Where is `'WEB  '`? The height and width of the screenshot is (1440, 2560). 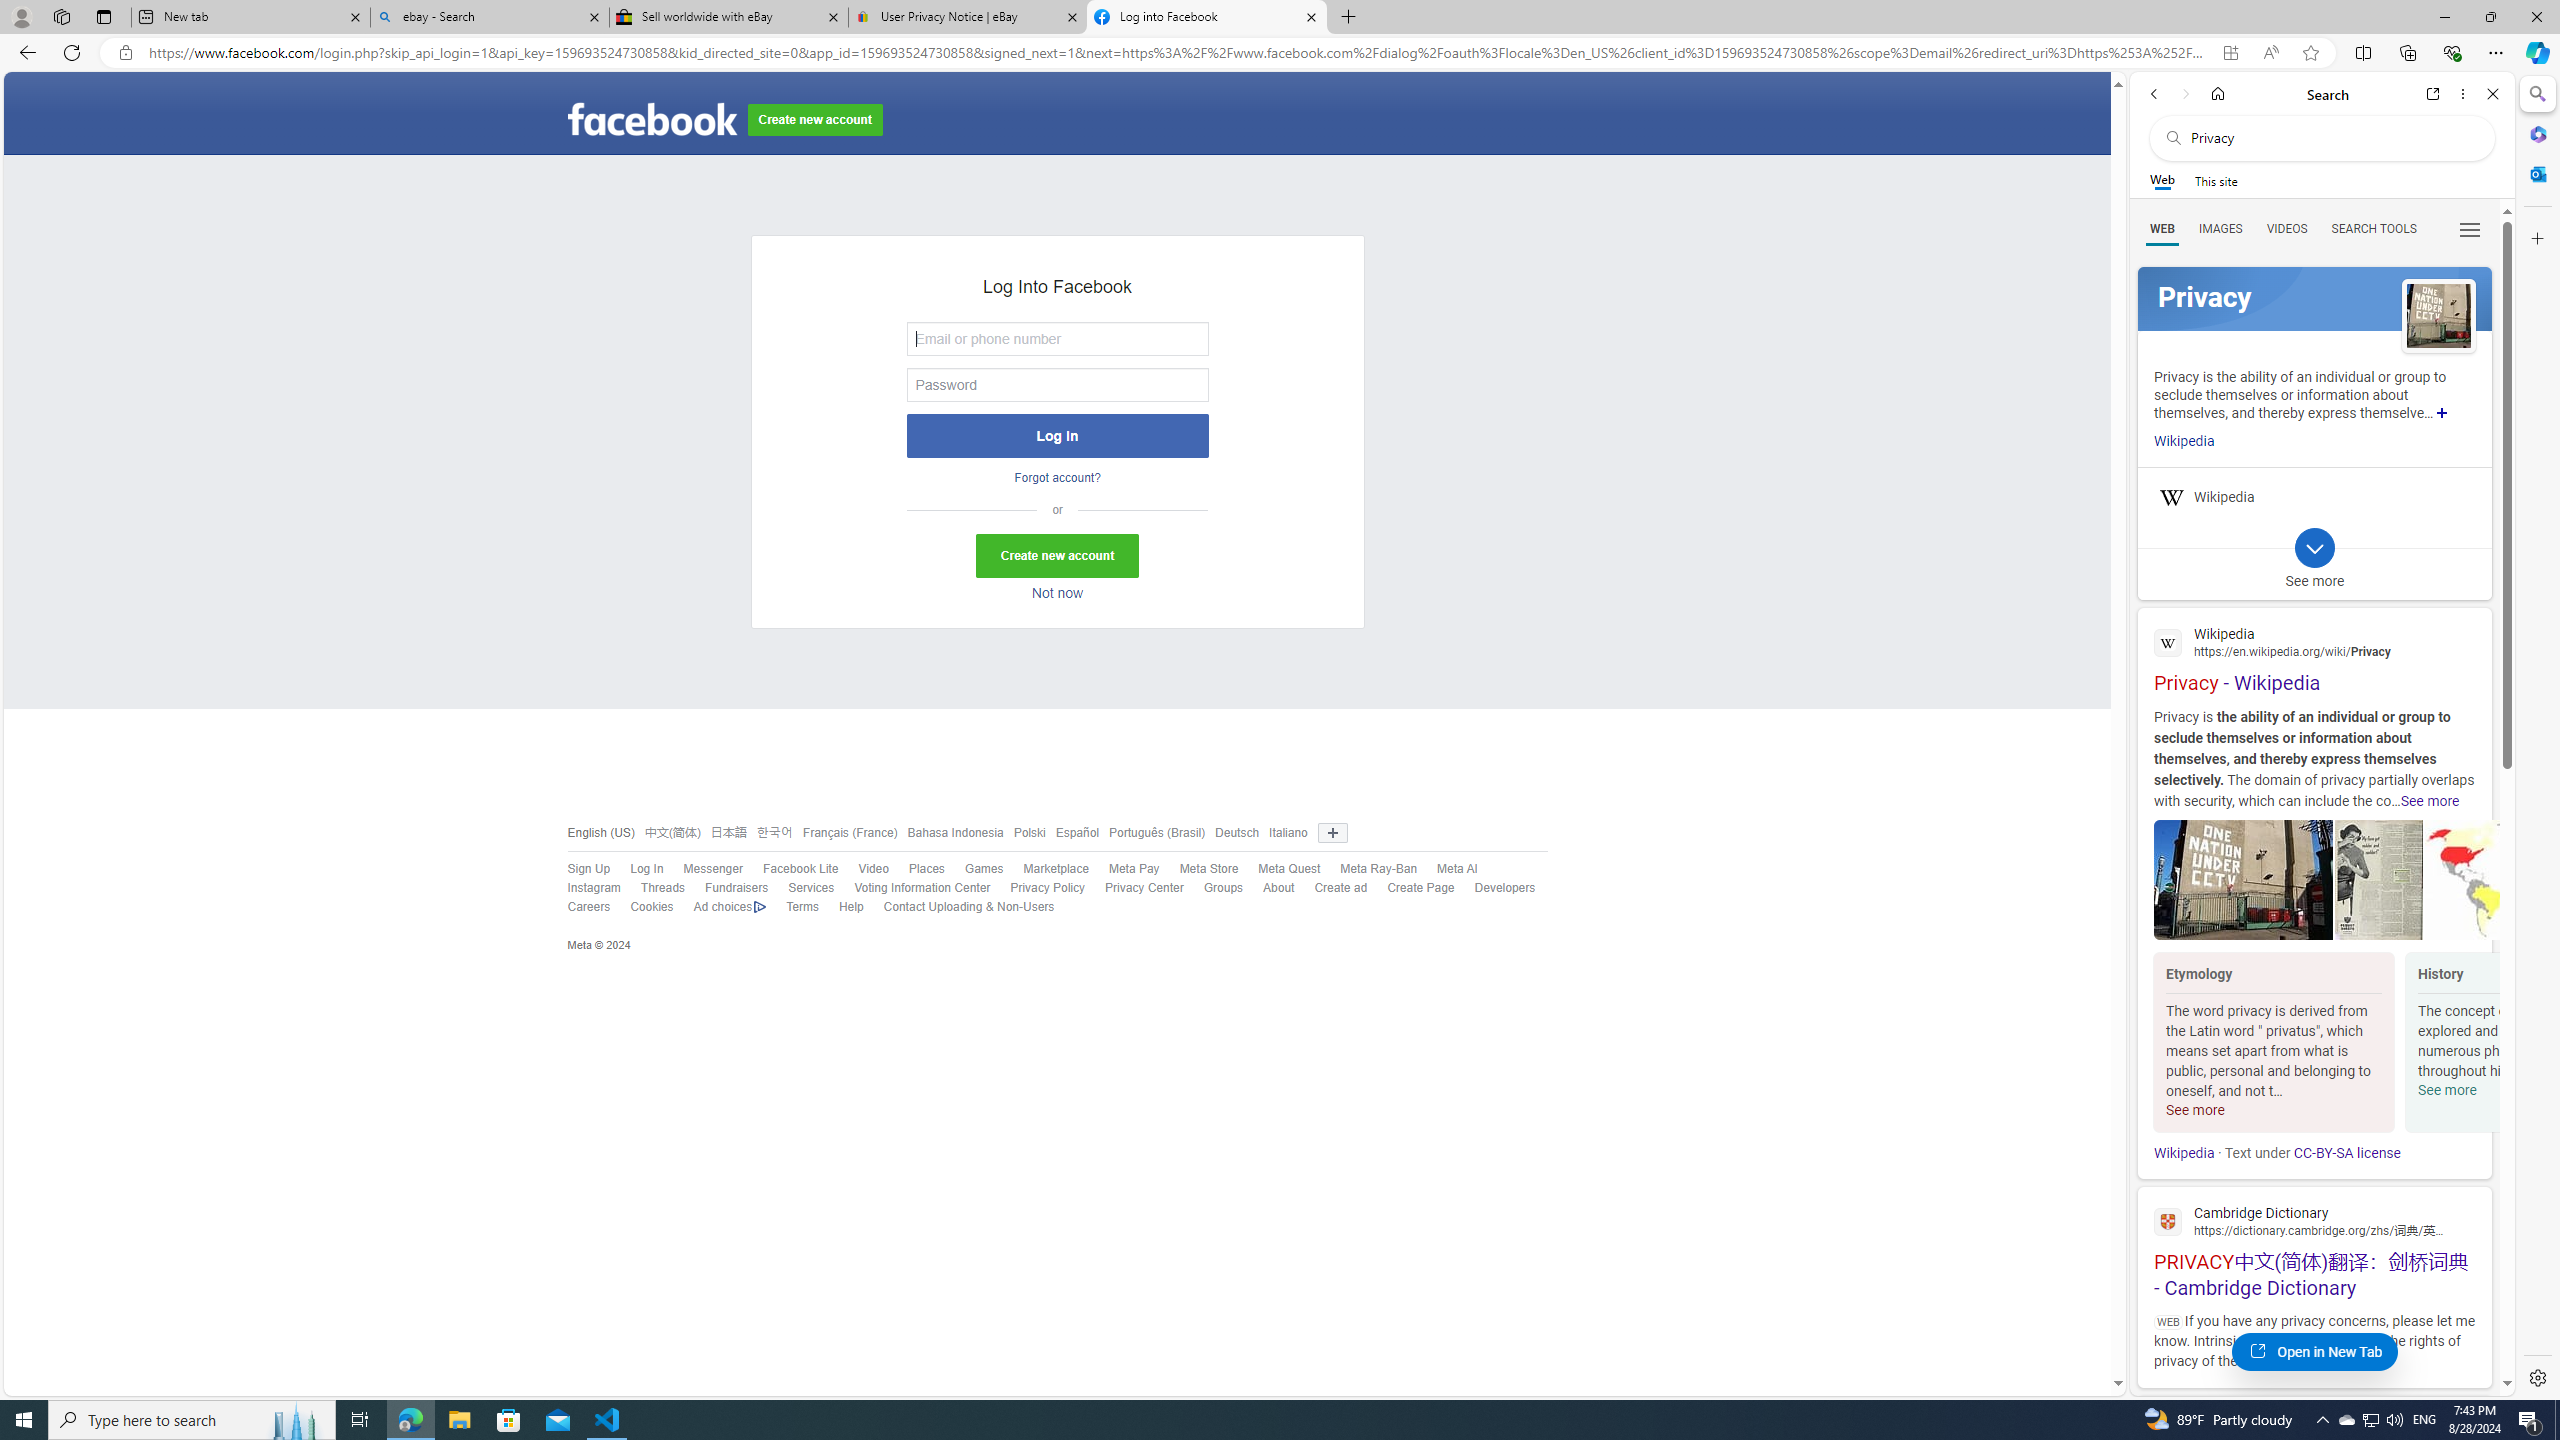 'WEB  ' is located at coordinates (2162, 229).